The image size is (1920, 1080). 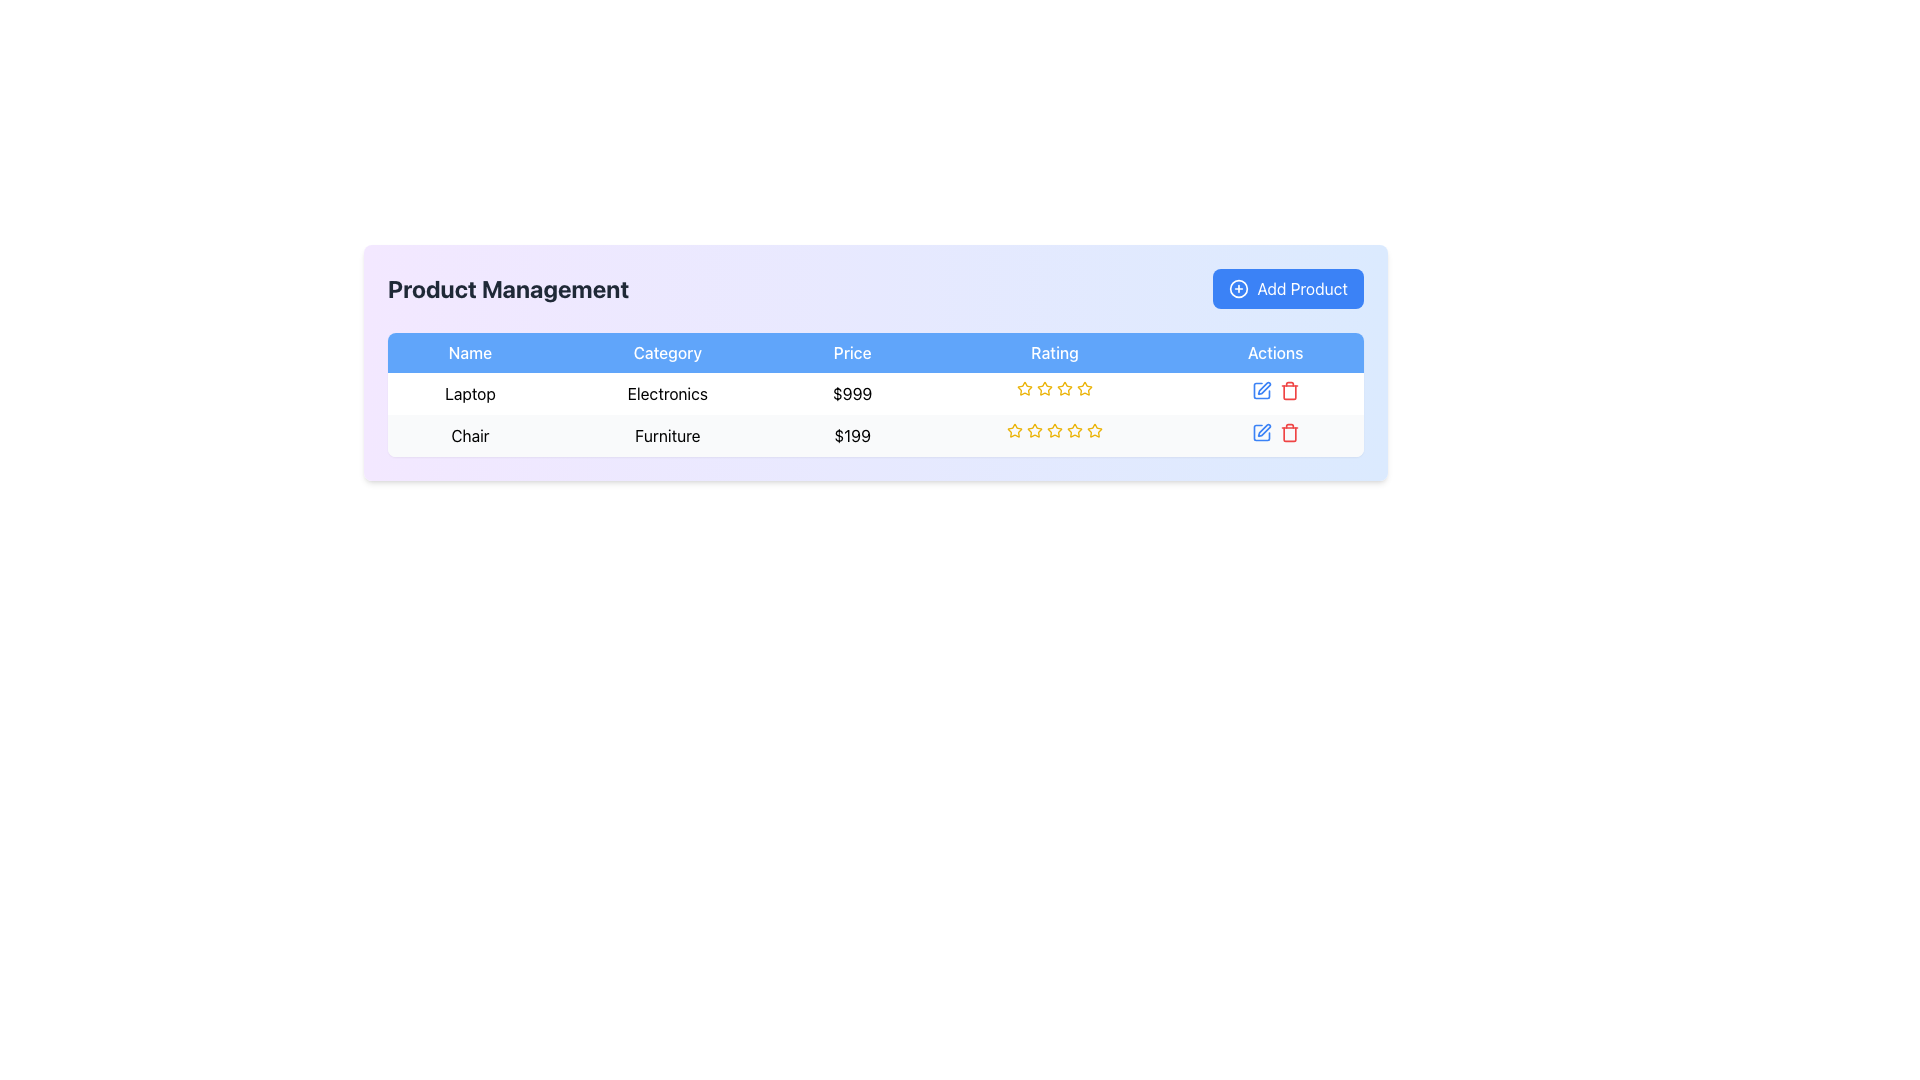 I want to click on the Text Display element that shows the price '$999' for the product 'Laptop', so click(x=875, y=393).